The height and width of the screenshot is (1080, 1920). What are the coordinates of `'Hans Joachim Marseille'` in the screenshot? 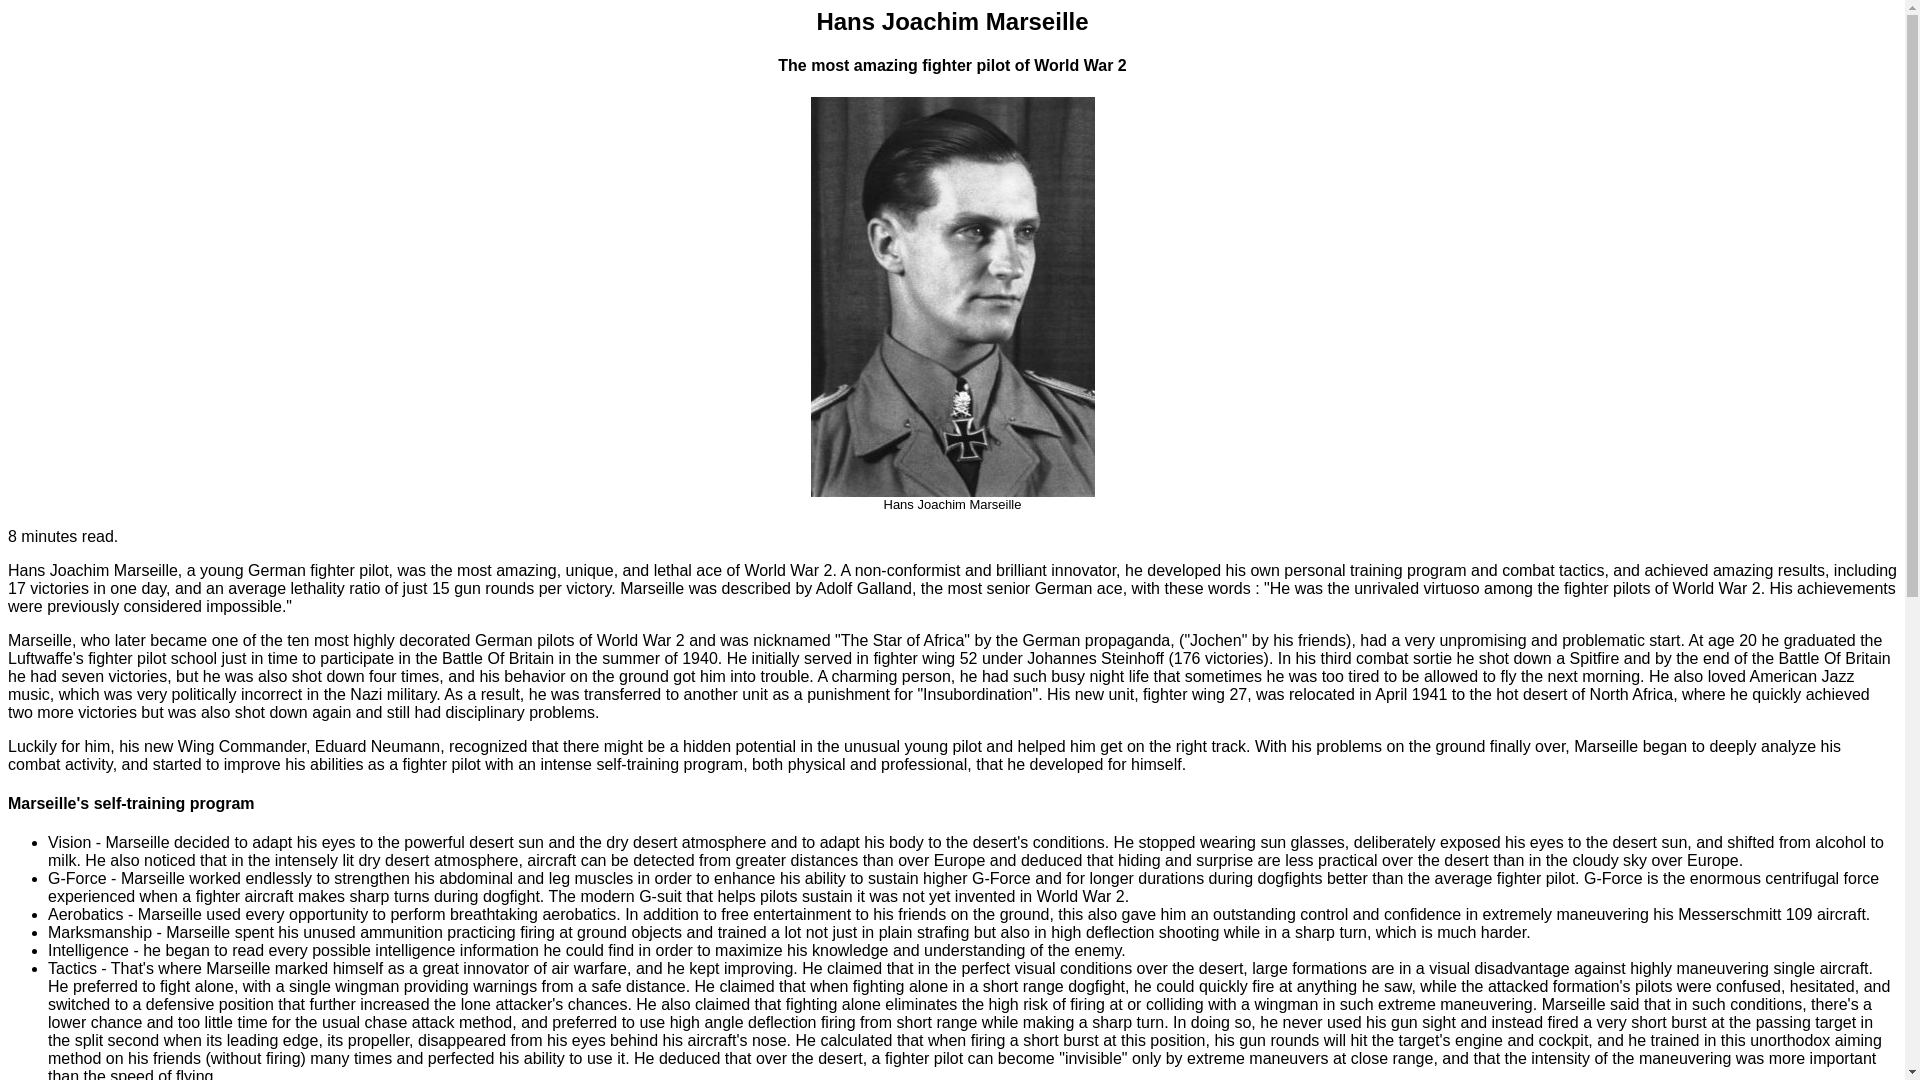 It's located at (950, 297).